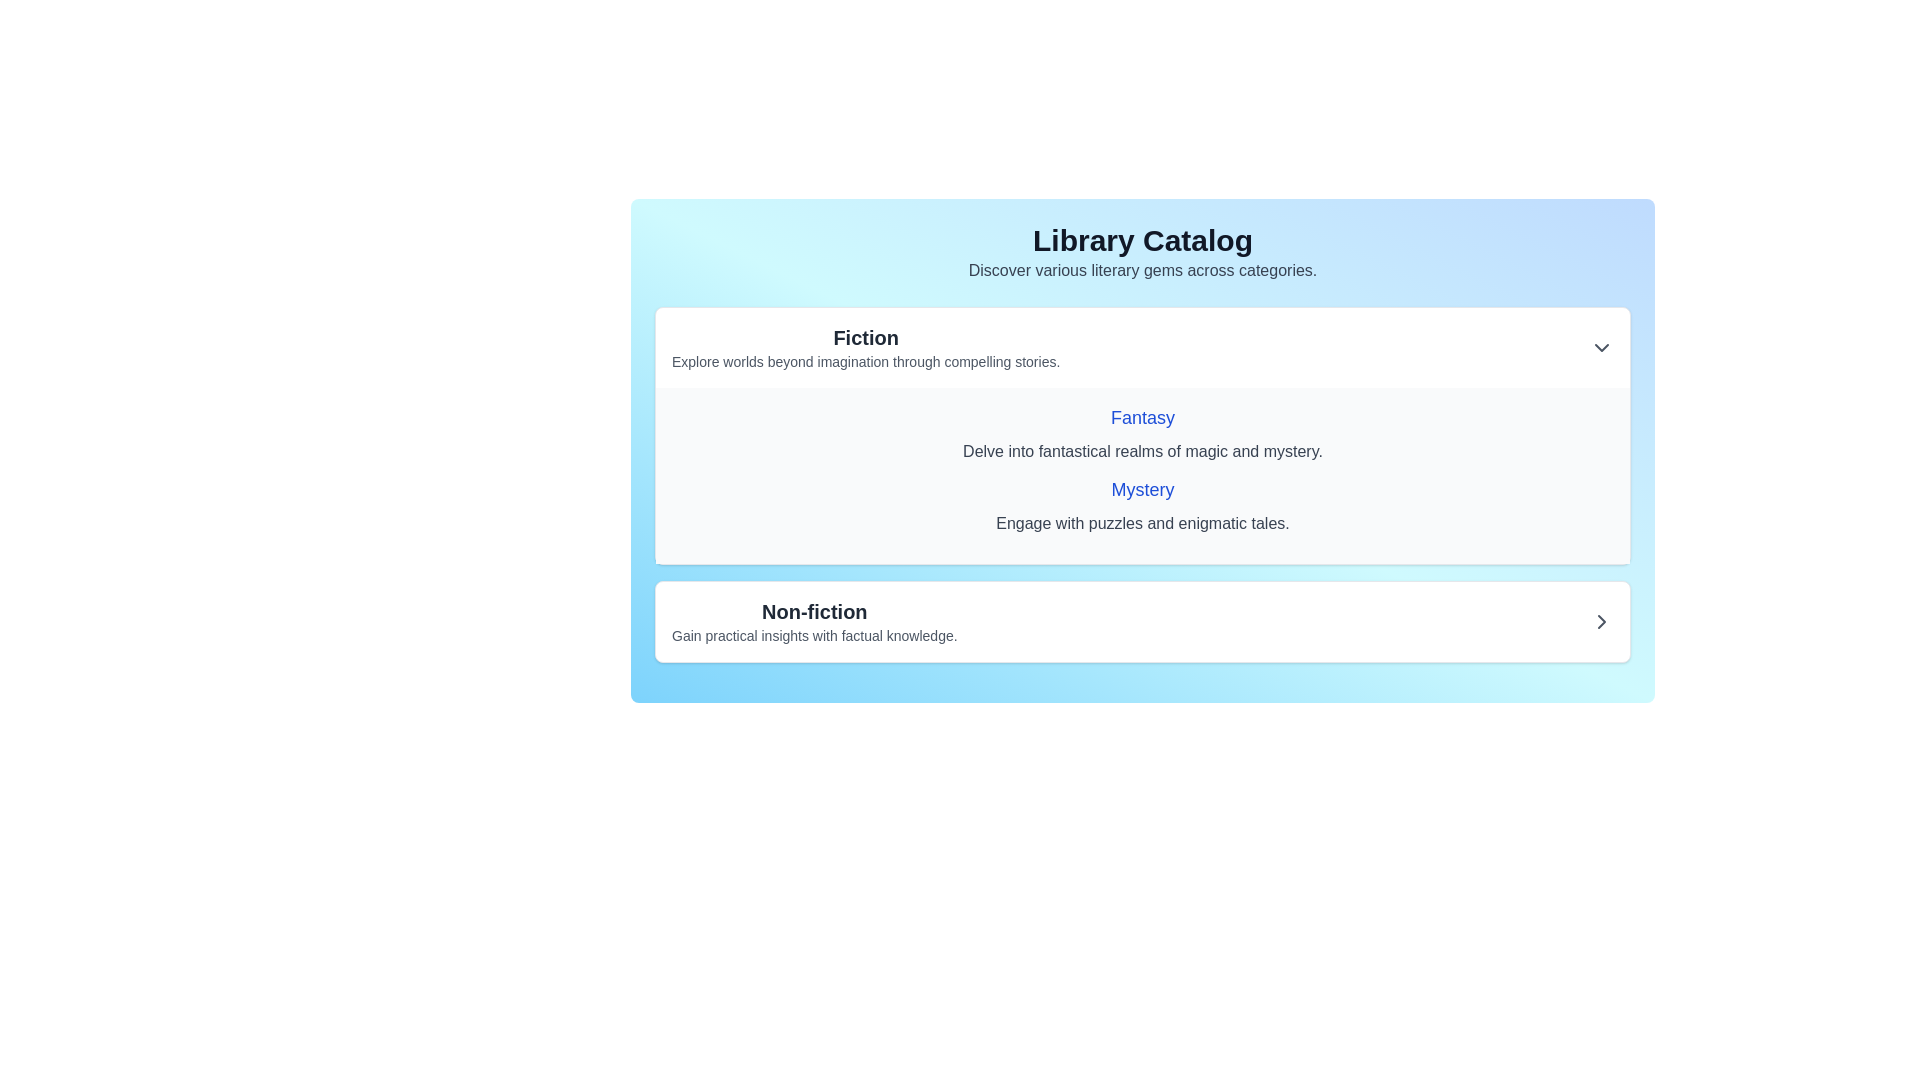  I want to click on the static text label that reads 'Gain practical insights with factual knowledge.', positioned below the 'Non-fiction' title in a minimalist design, so click(814, 636).